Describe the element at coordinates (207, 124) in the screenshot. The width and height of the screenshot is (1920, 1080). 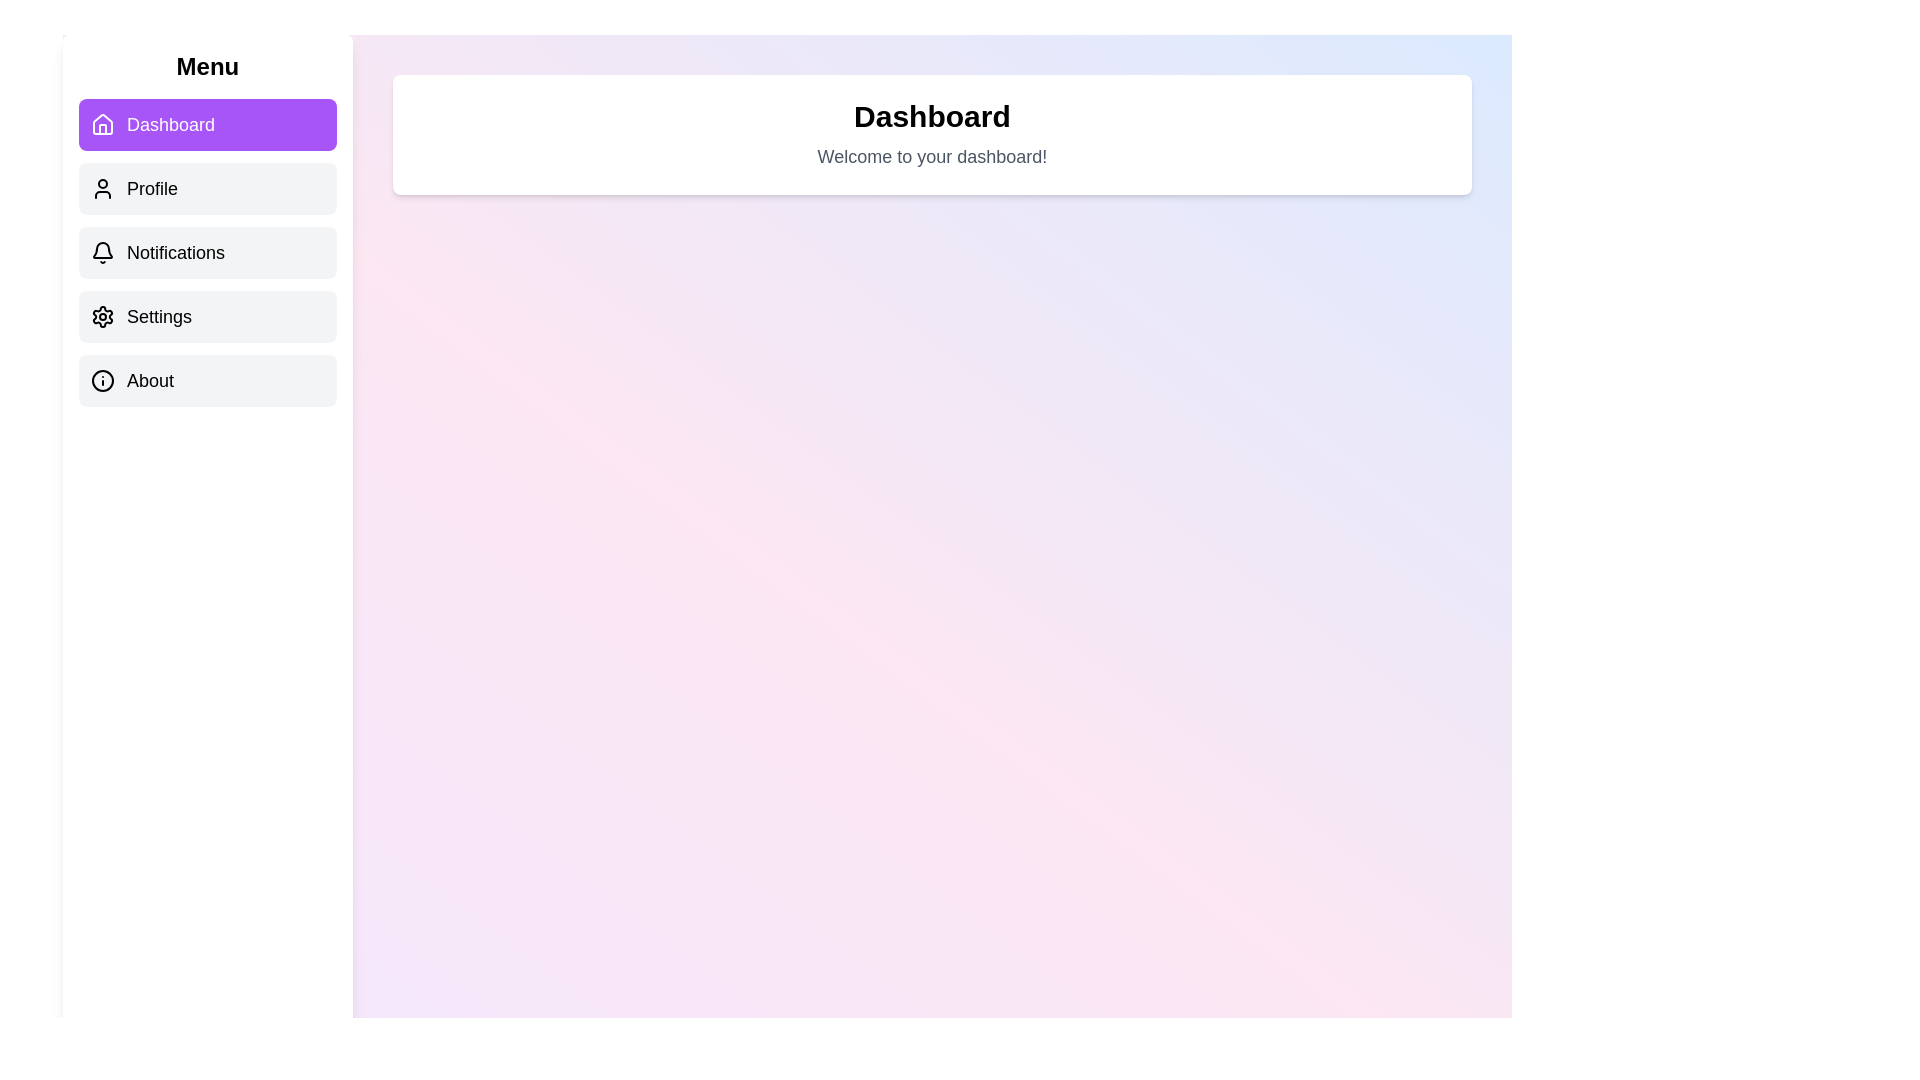
I see `the menu item Dashboard to observe its hover effect` at that location.